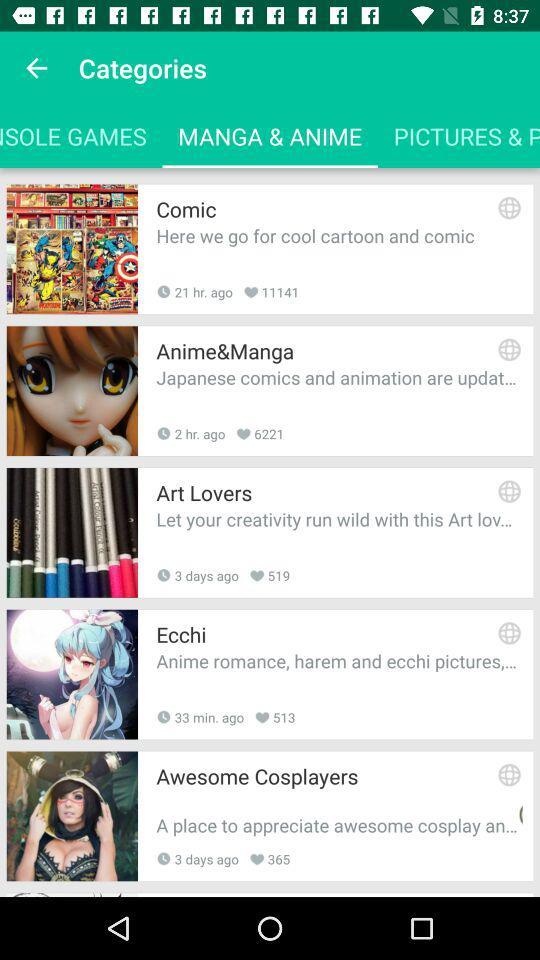 This screenshot has height=960, width=540. I want to click on app to the left of categories icon, so click(36, 68).